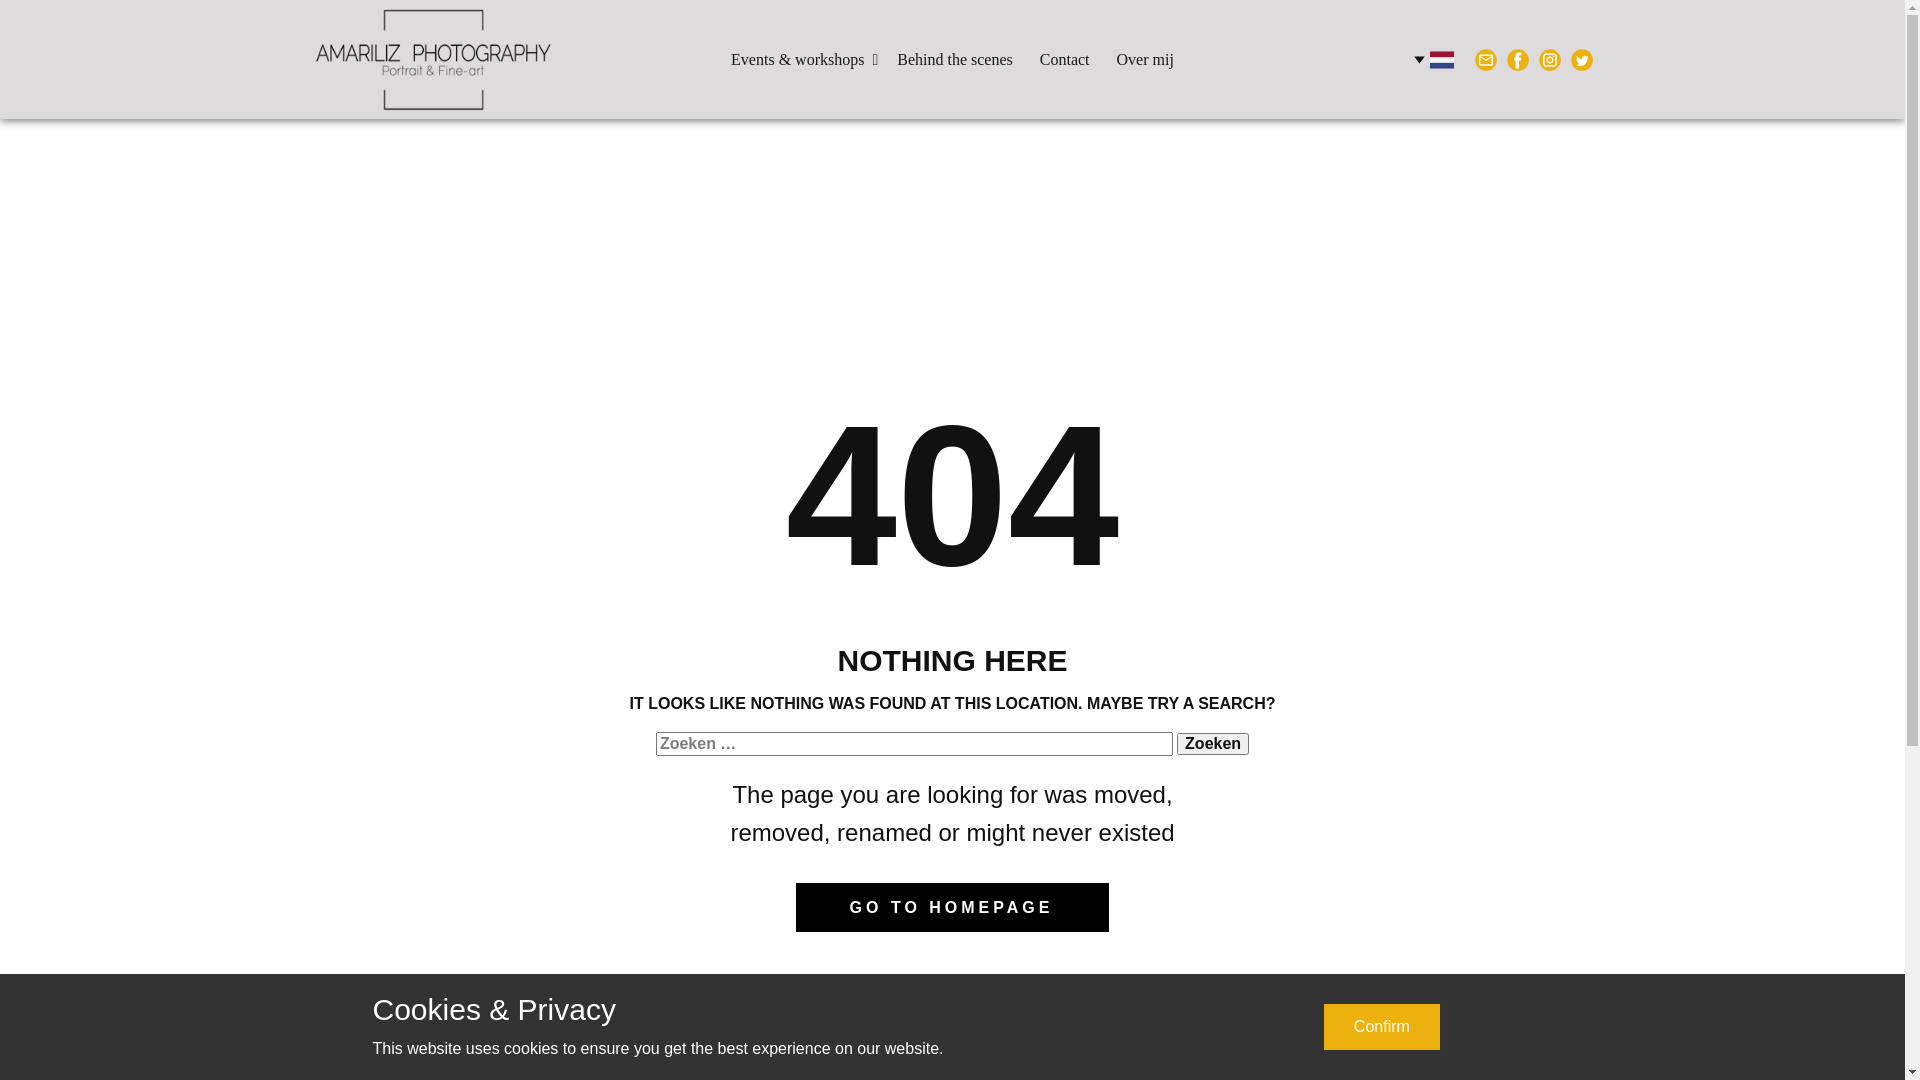 The image size is (1920, 1080). I want to click on 'Email', so click(1484, 59).